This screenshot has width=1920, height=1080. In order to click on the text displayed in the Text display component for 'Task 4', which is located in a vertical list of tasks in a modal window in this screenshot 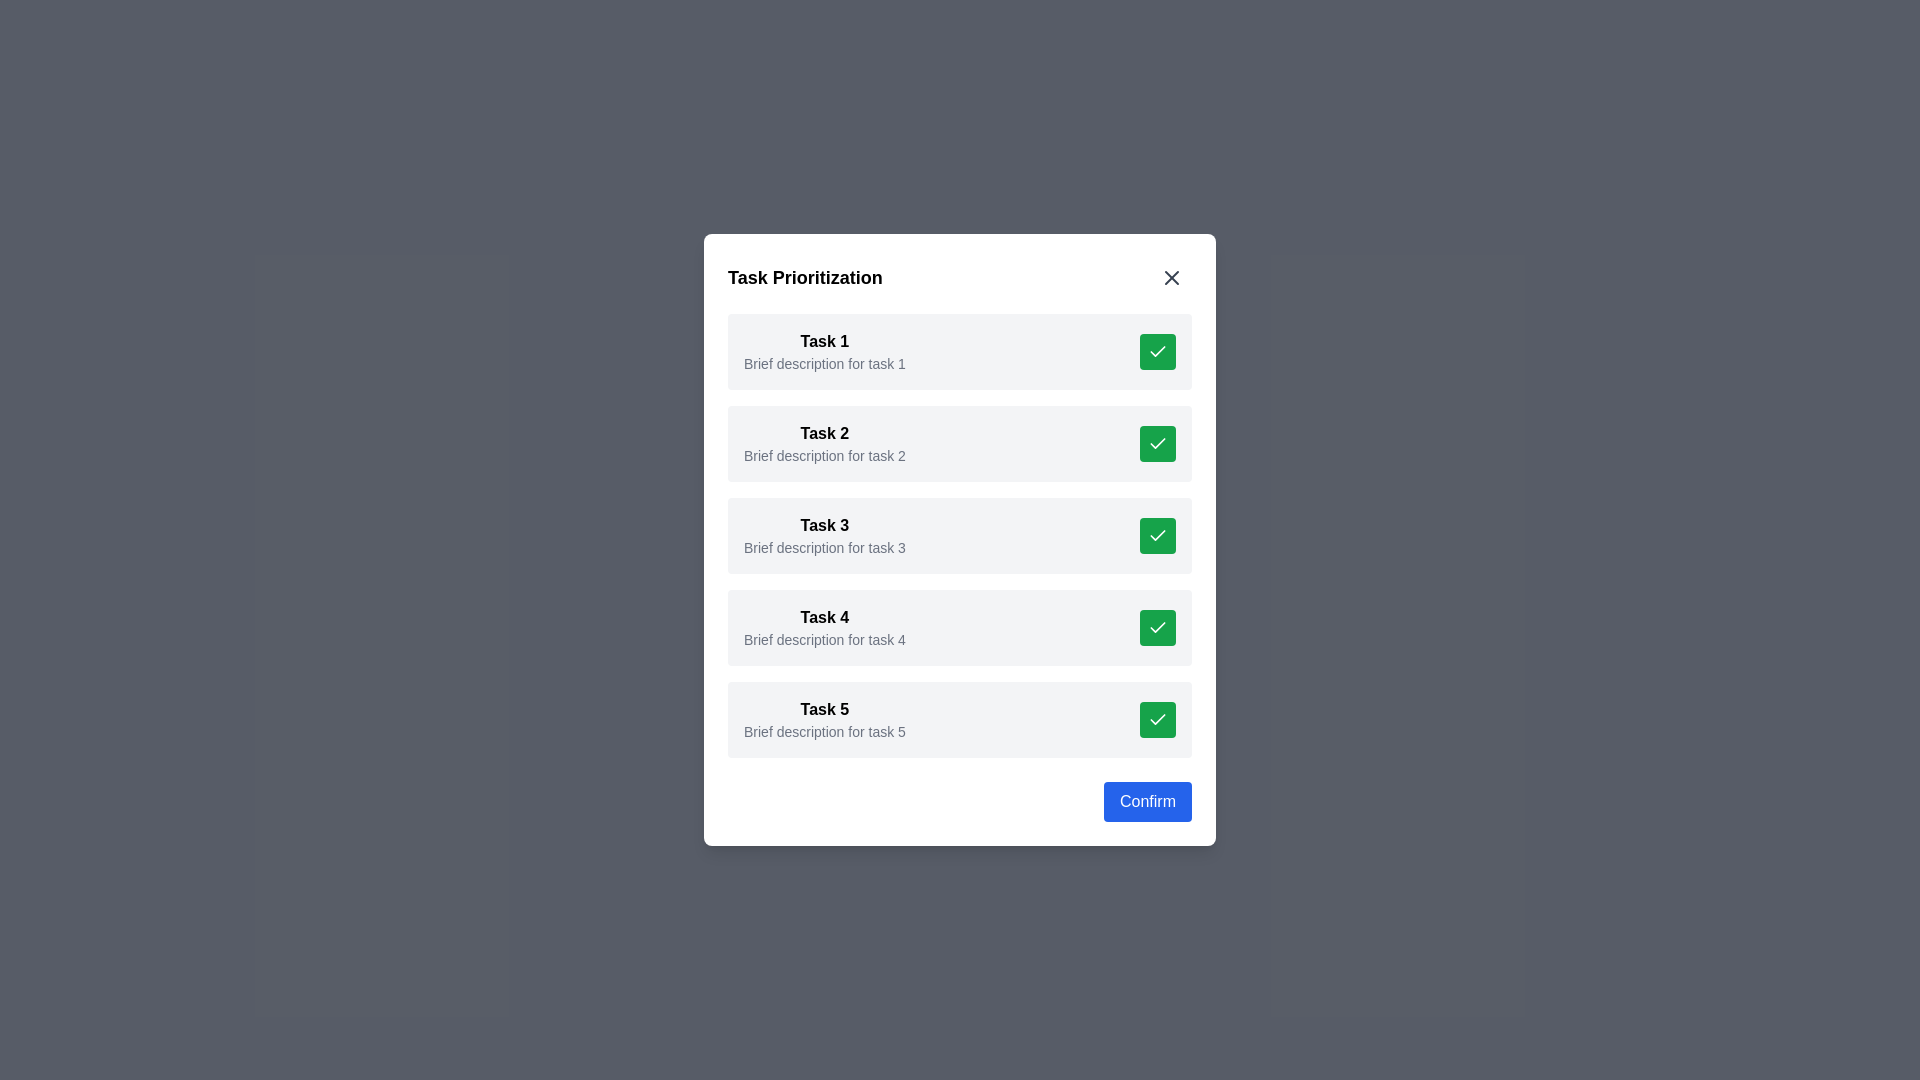, I will do `click(825, 627)`.